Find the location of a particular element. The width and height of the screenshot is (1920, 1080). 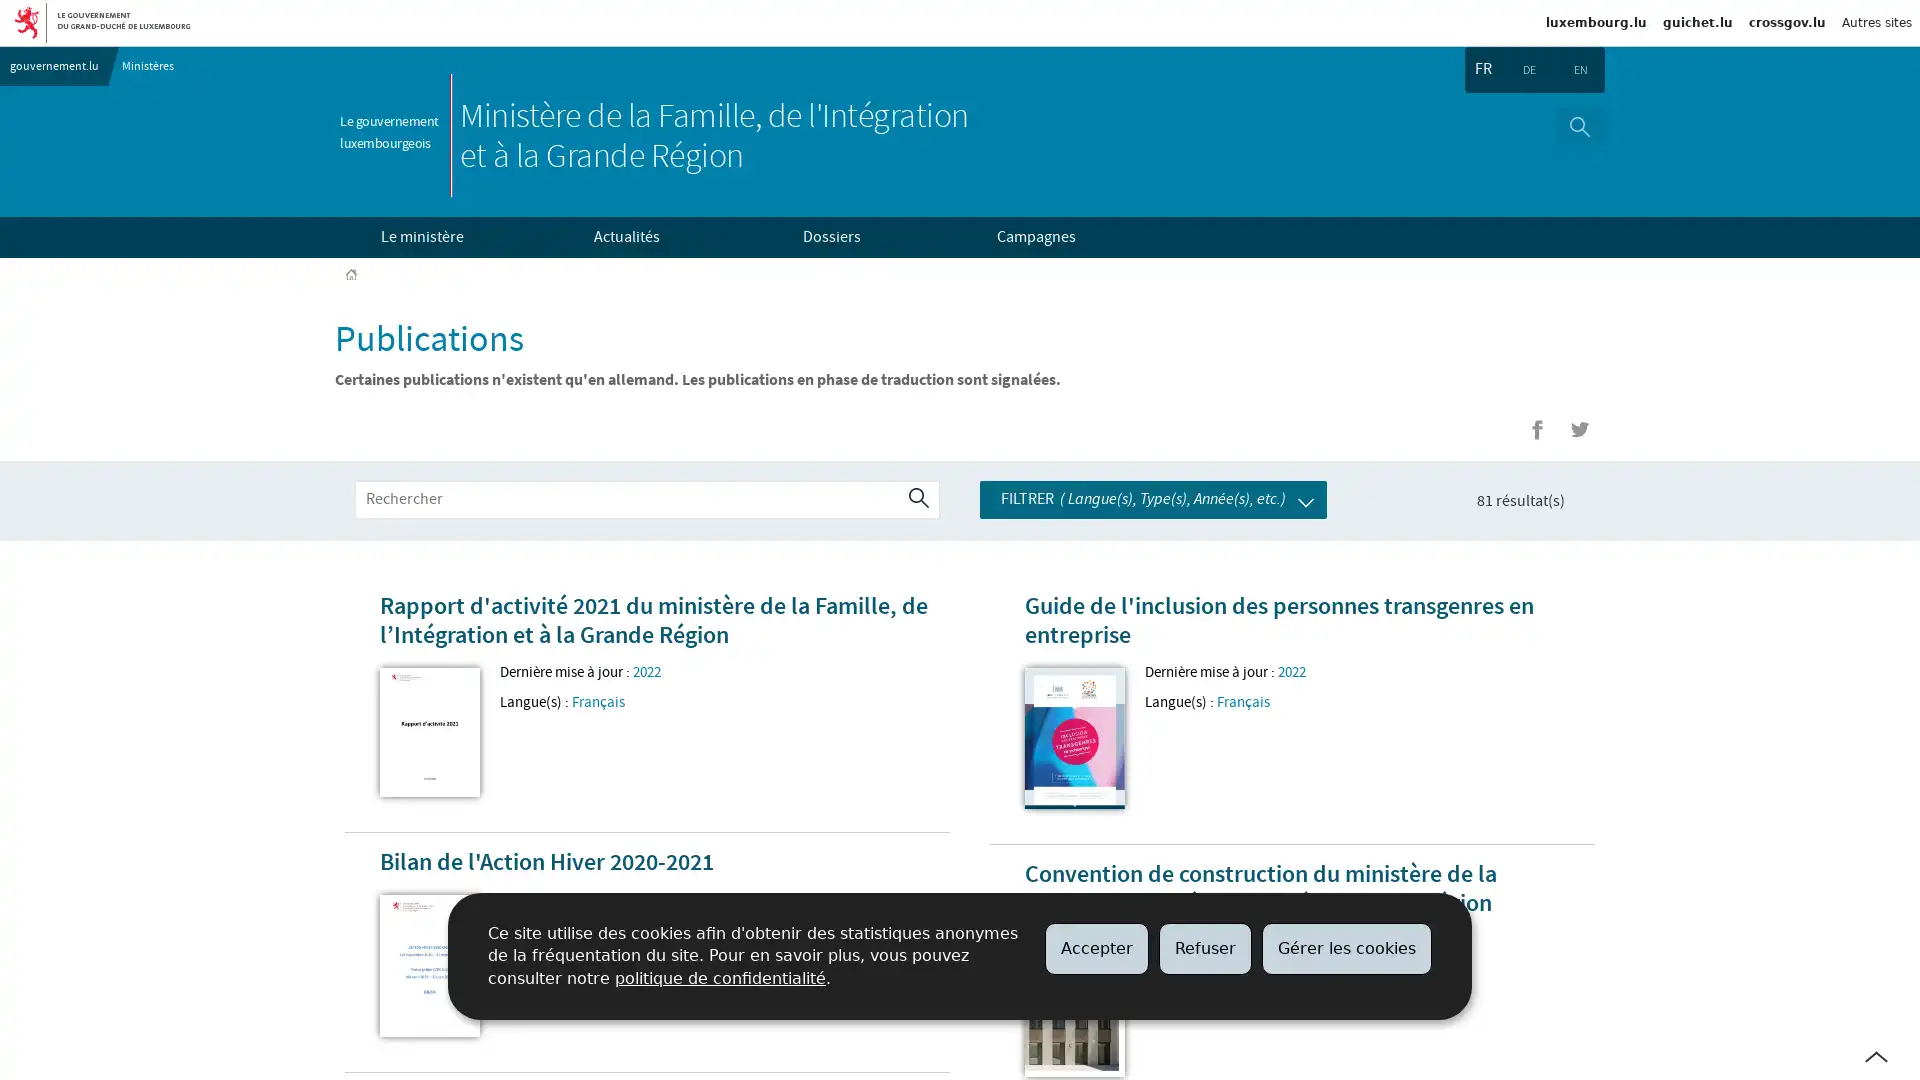

Rechercher is located at coordinates (1578, 126).